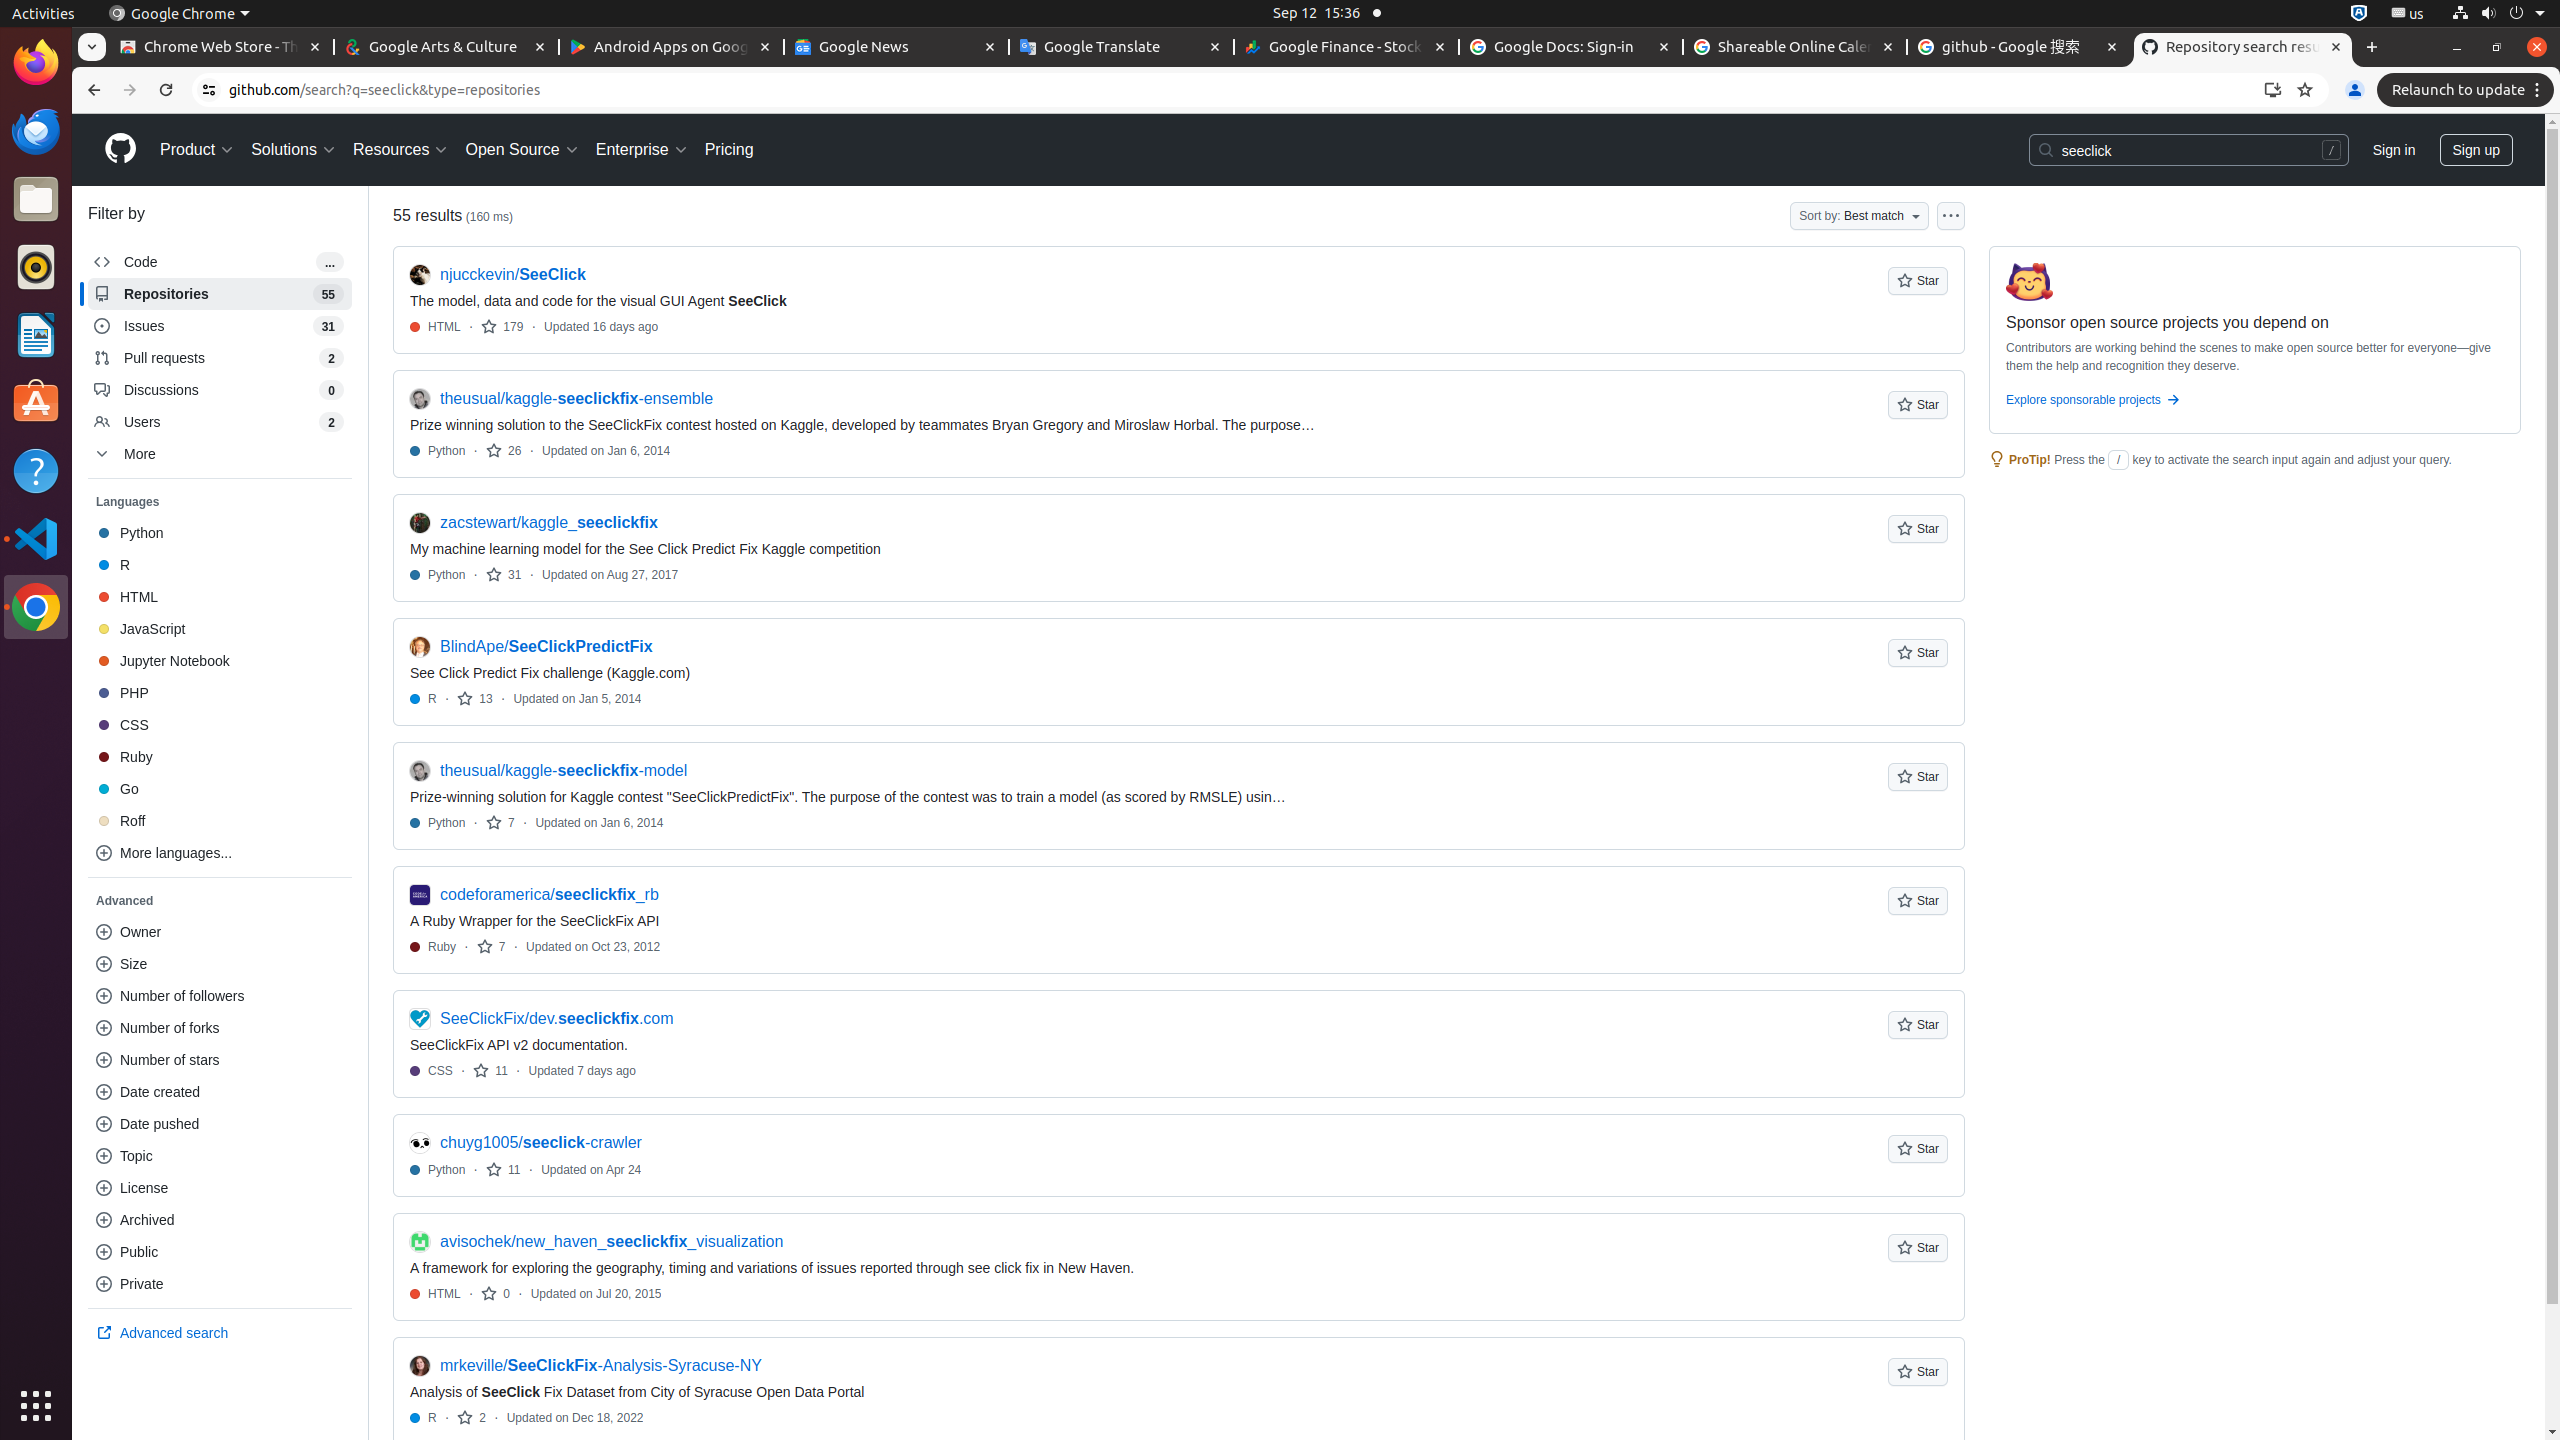 The width and height of the screenshot is (2560, 1440). I want to click on '‎R‎', so click(219, 564).